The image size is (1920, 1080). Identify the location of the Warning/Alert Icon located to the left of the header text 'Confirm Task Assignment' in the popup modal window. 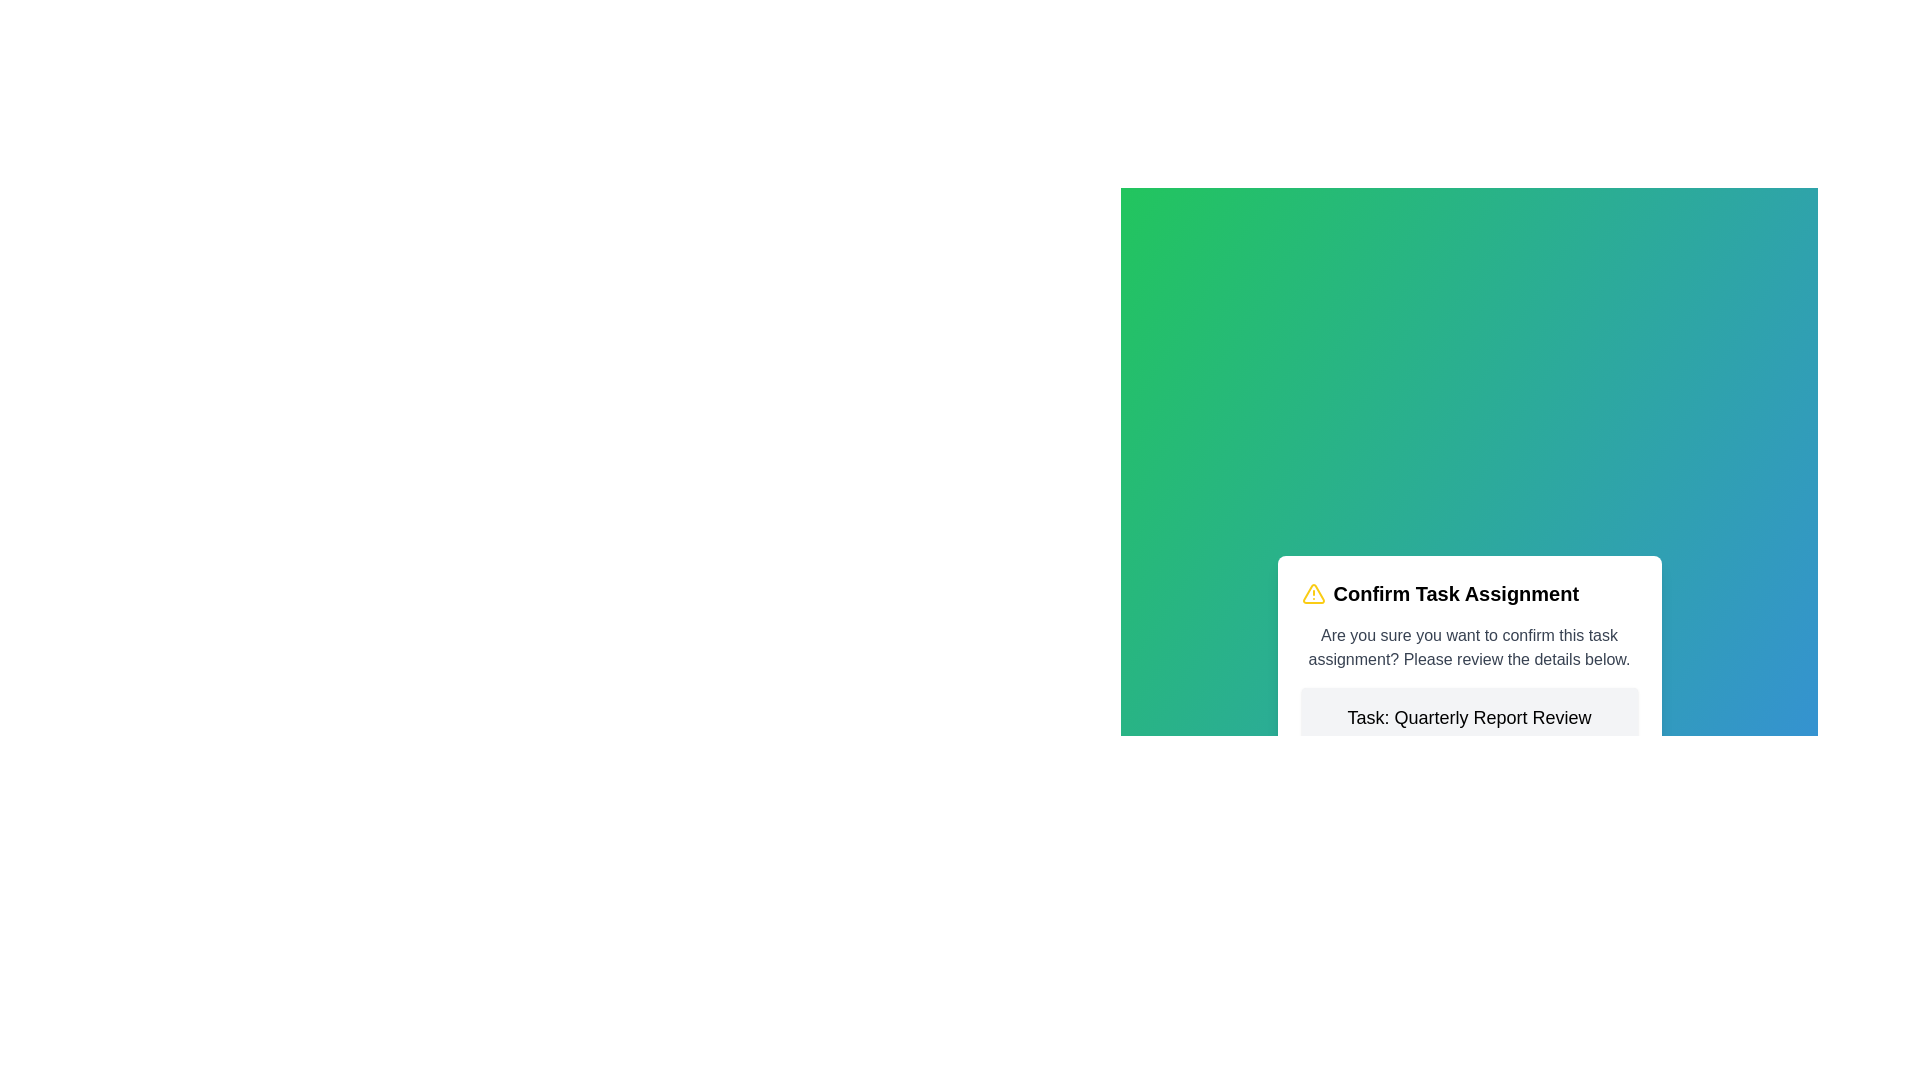
(1313, 593).